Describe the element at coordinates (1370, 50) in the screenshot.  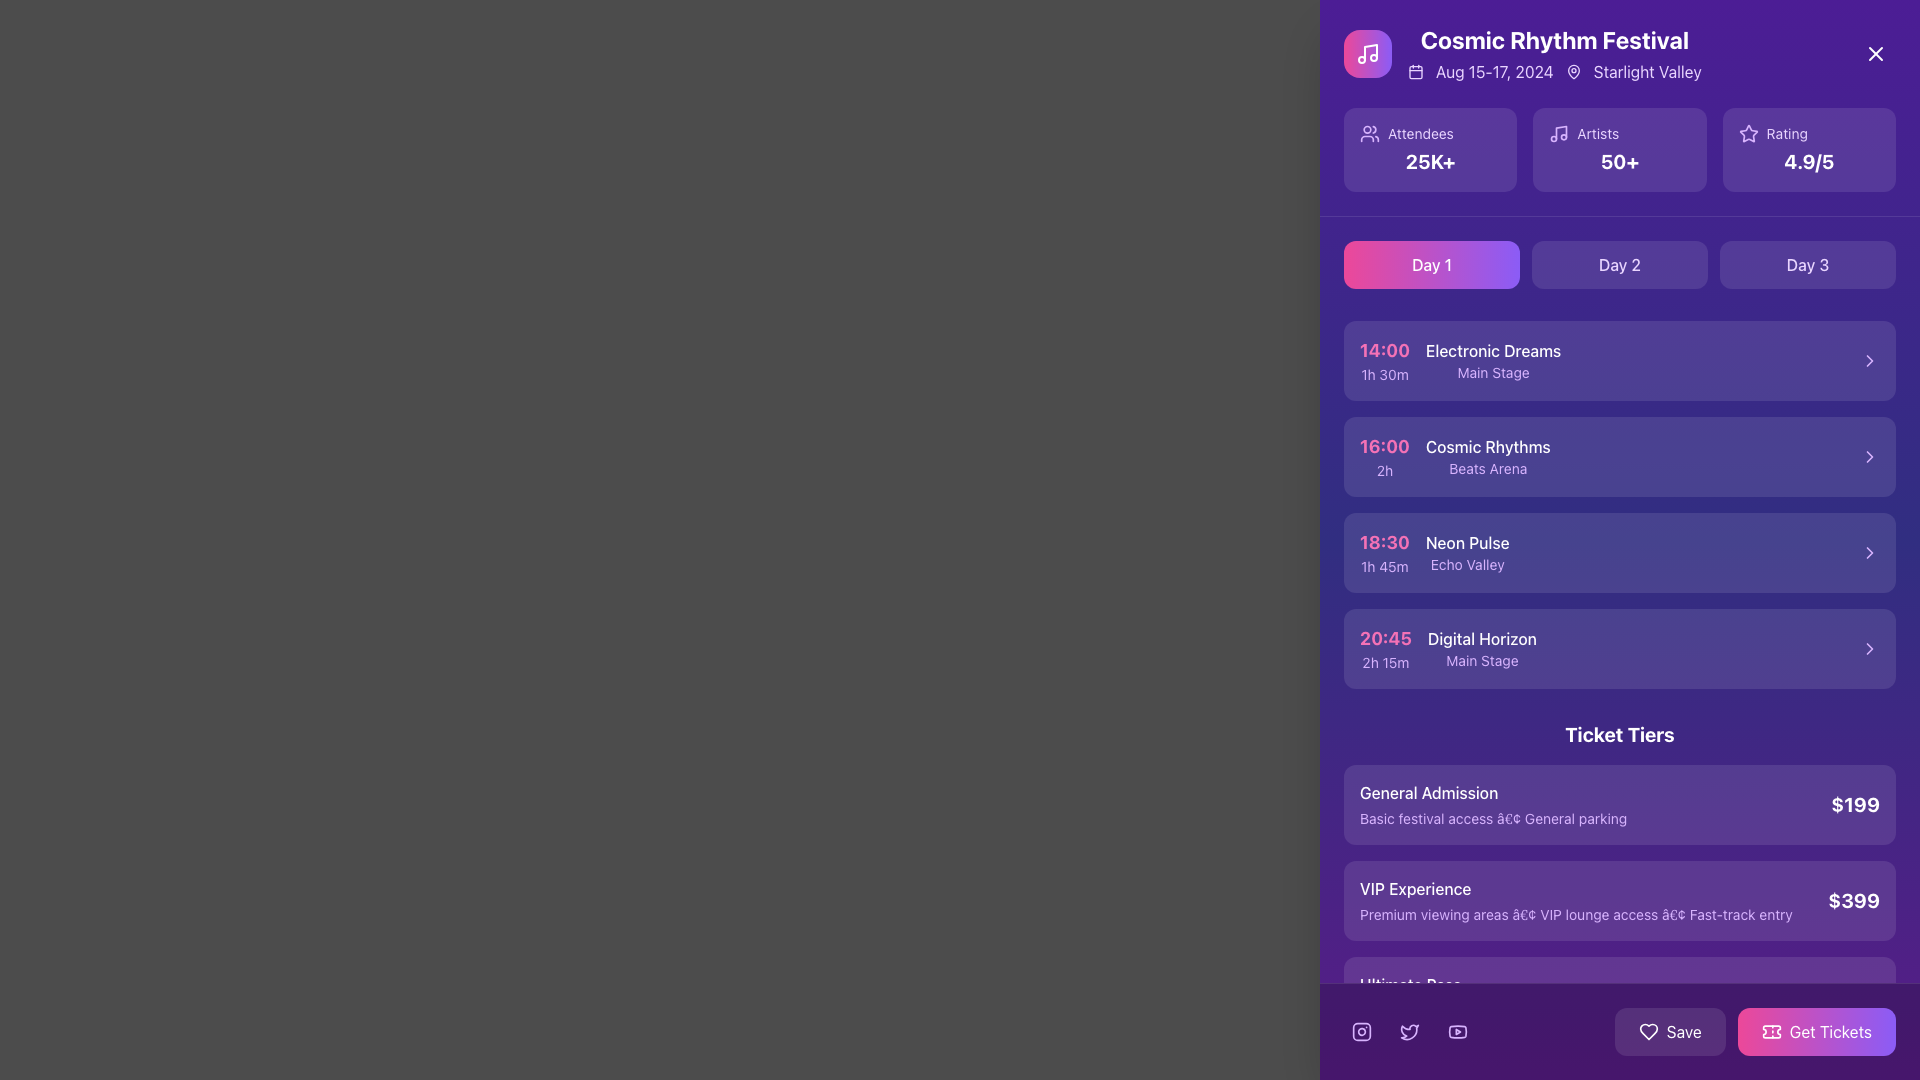
I see `the musical note icon located in the top-left corner of the header section, adjacent to the festival title 'Cosmic Rhythm Festival'` at that location.